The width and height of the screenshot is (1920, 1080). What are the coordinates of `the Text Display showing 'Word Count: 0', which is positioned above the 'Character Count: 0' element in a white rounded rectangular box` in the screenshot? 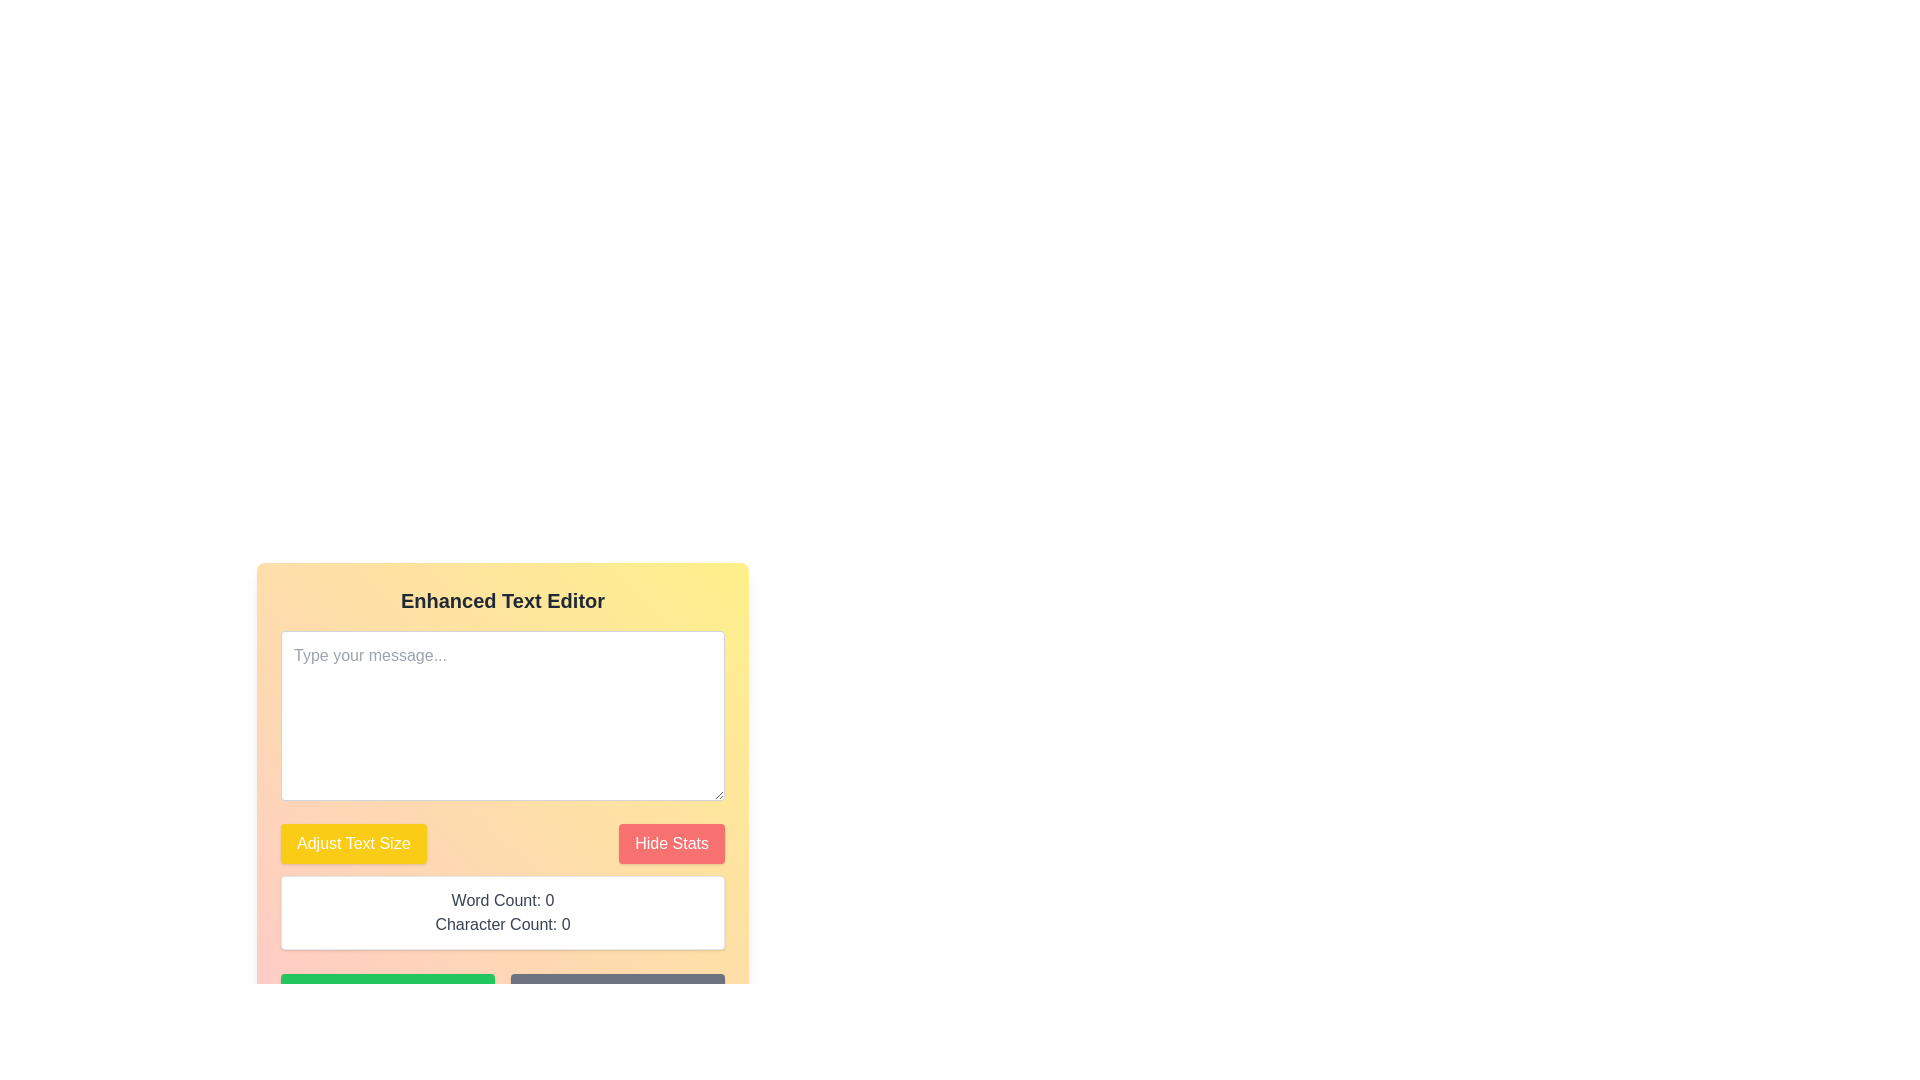 It's located at (503, 901).